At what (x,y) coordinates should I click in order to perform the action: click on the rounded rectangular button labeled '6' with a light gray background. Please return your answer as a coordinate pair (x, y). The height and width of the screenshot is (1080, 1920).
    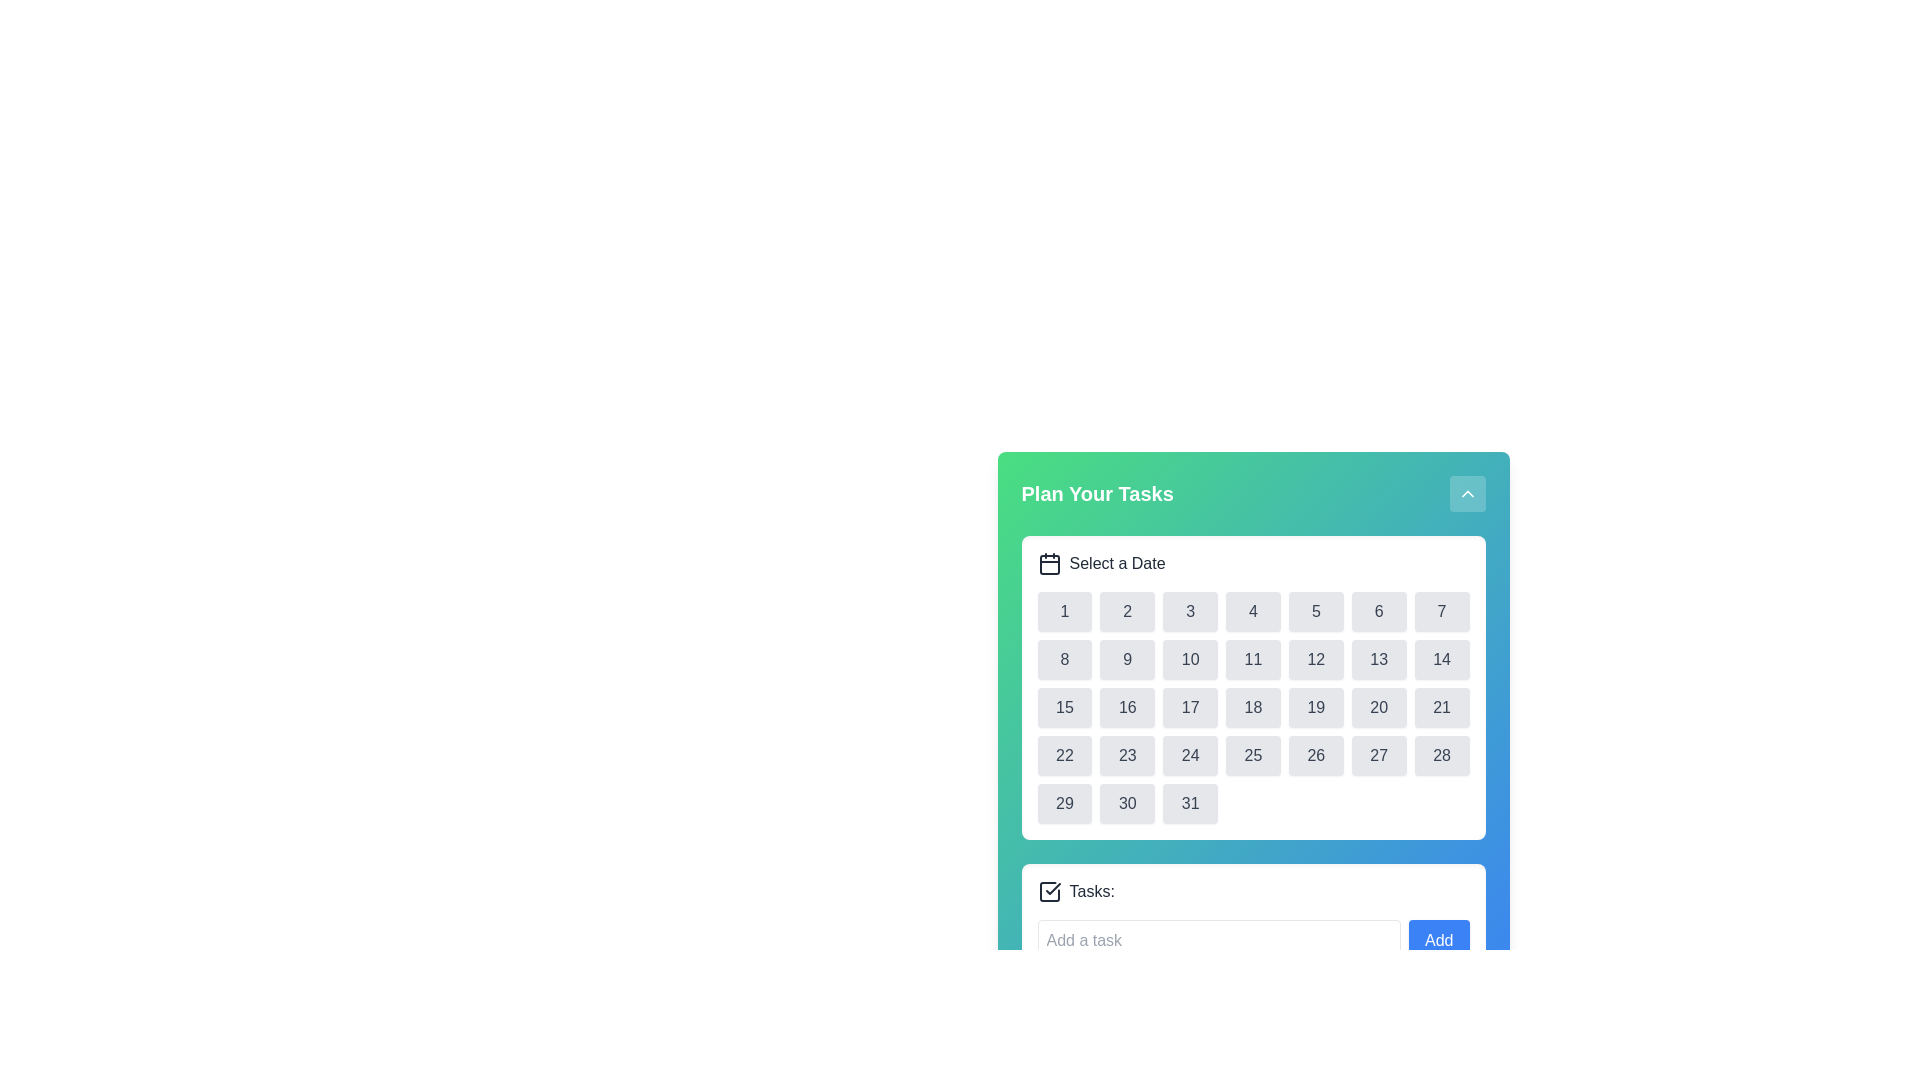
    Looking at the image, I should click on (1378, 611).